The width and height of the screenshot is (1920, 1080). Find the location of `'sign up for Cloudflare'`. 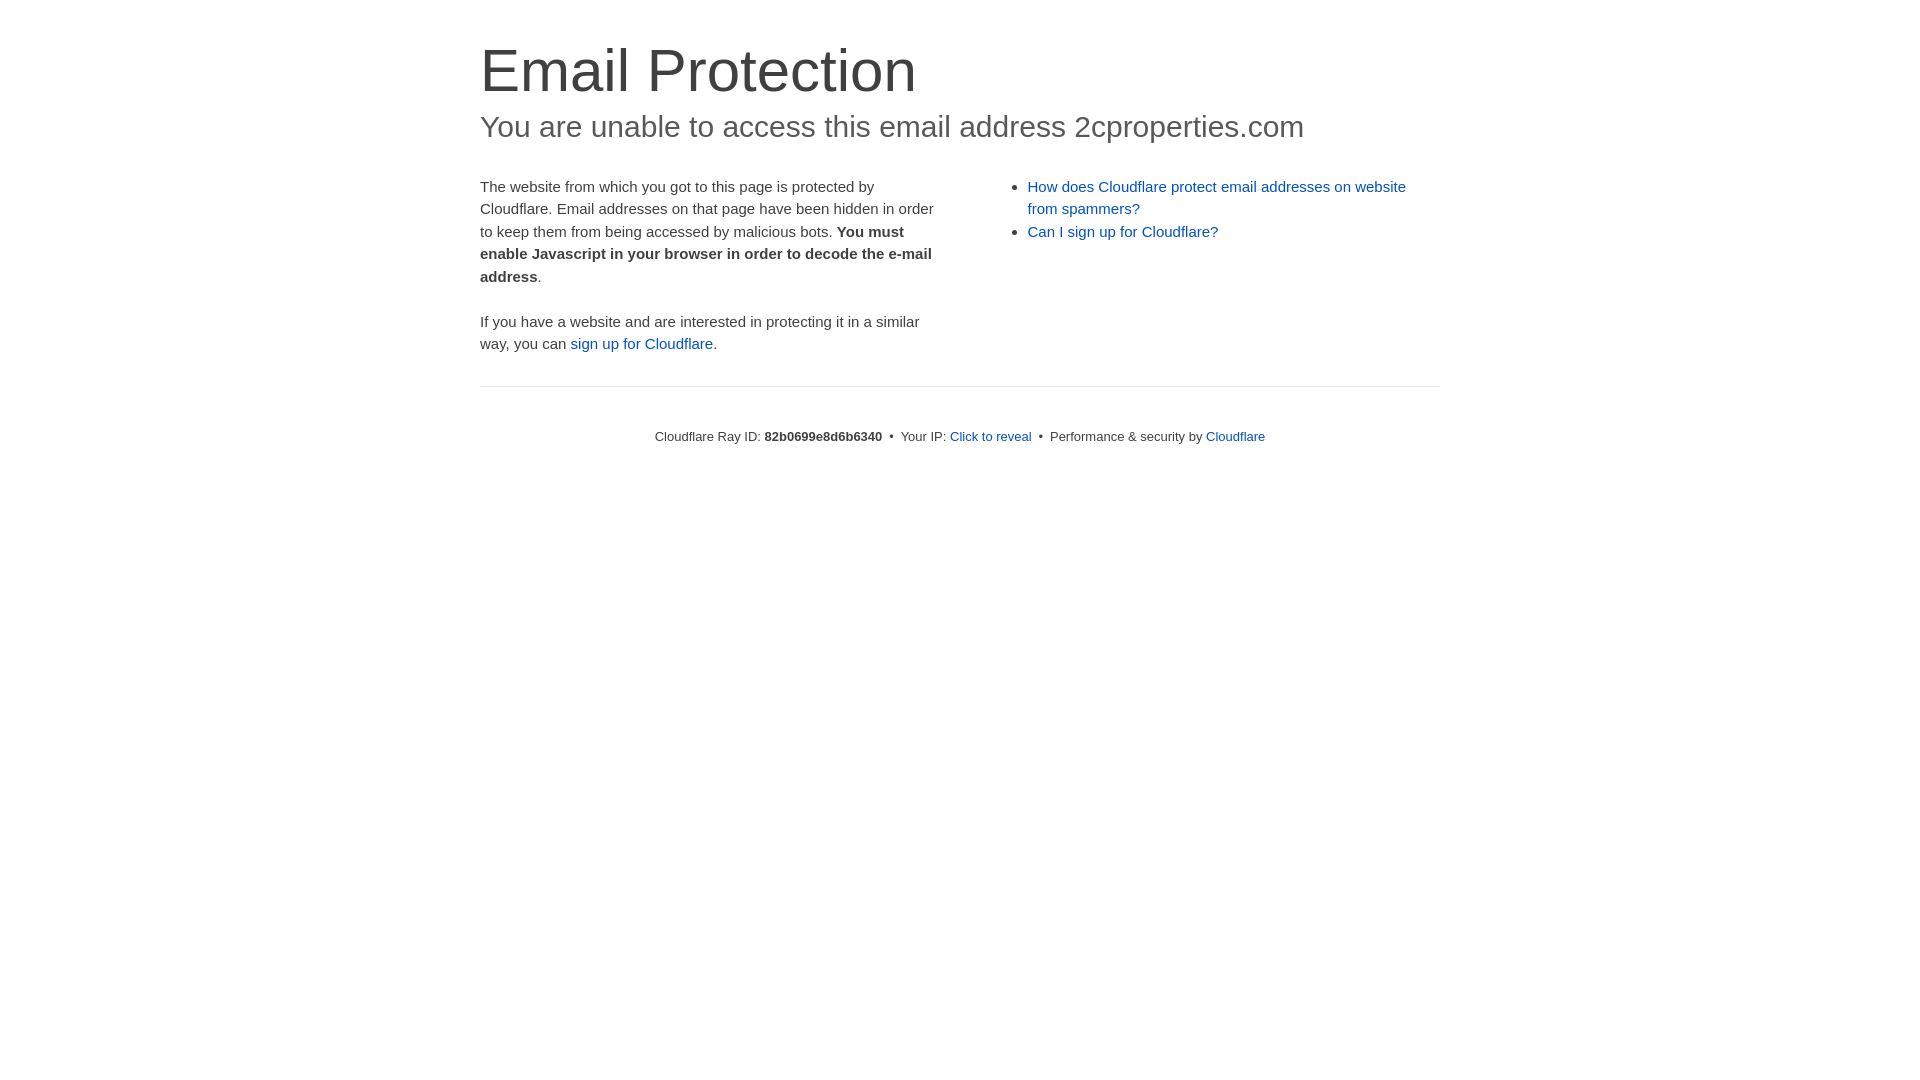

'sign up for Cloudflare' is located at coordinates (642, 342).